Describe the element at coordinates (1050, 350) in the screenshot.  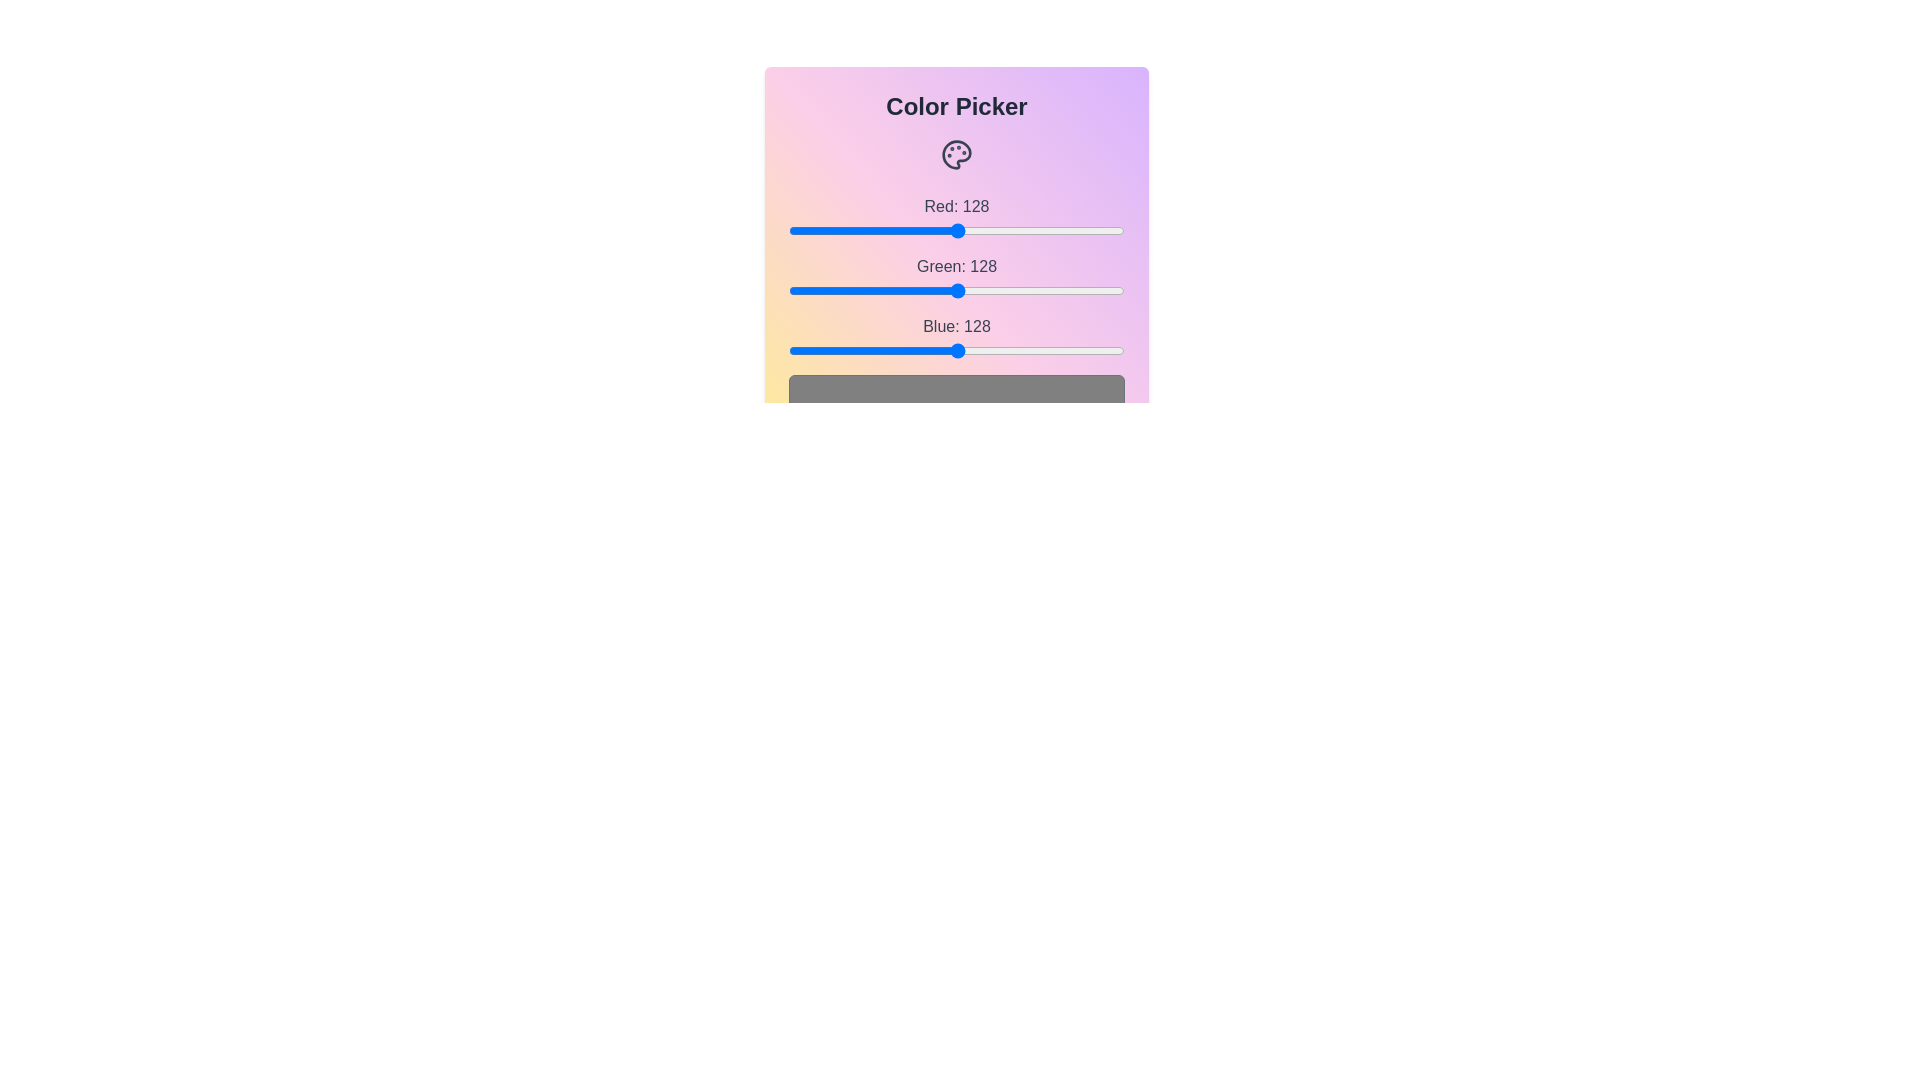
I see `the Blue slider to set the blue channel value to 199` at that location.